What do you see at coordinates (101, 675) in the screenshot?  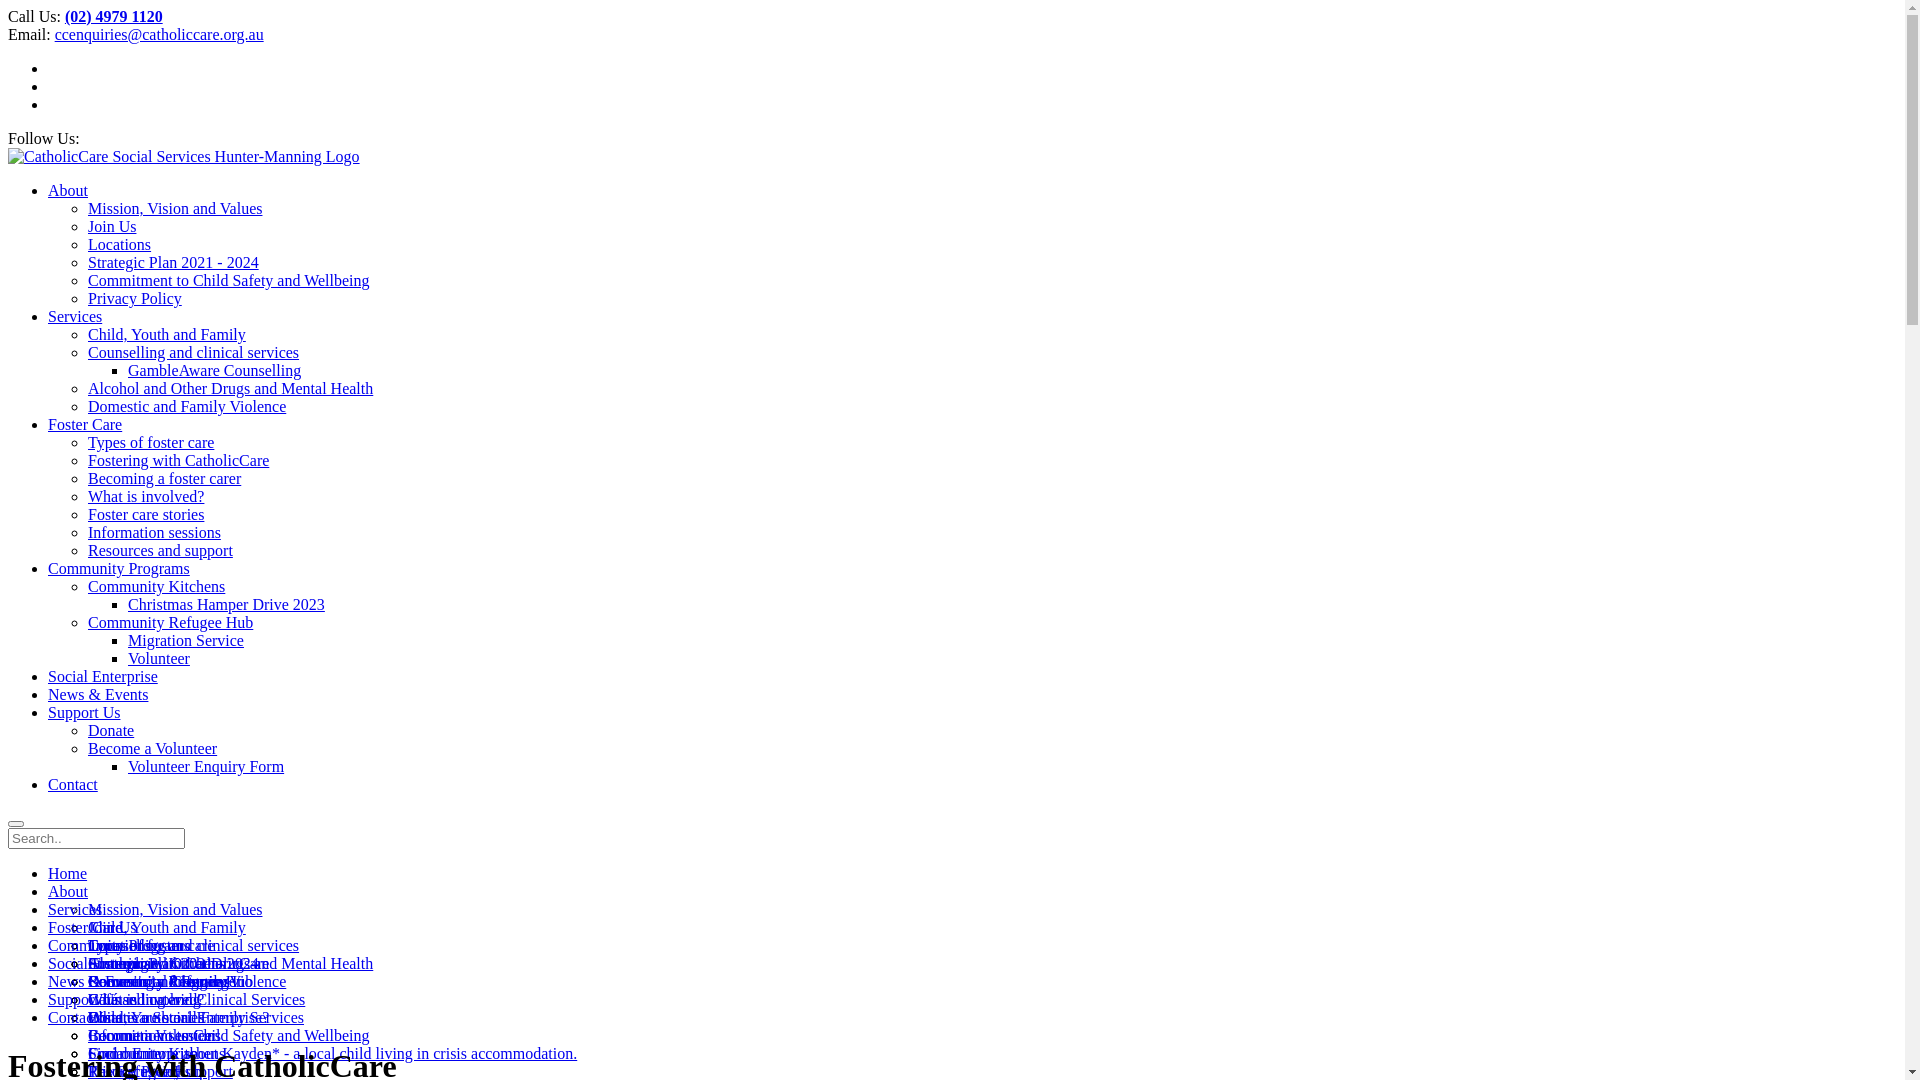 I see `'Social Enterprise'` at bounding box center [101, 675].